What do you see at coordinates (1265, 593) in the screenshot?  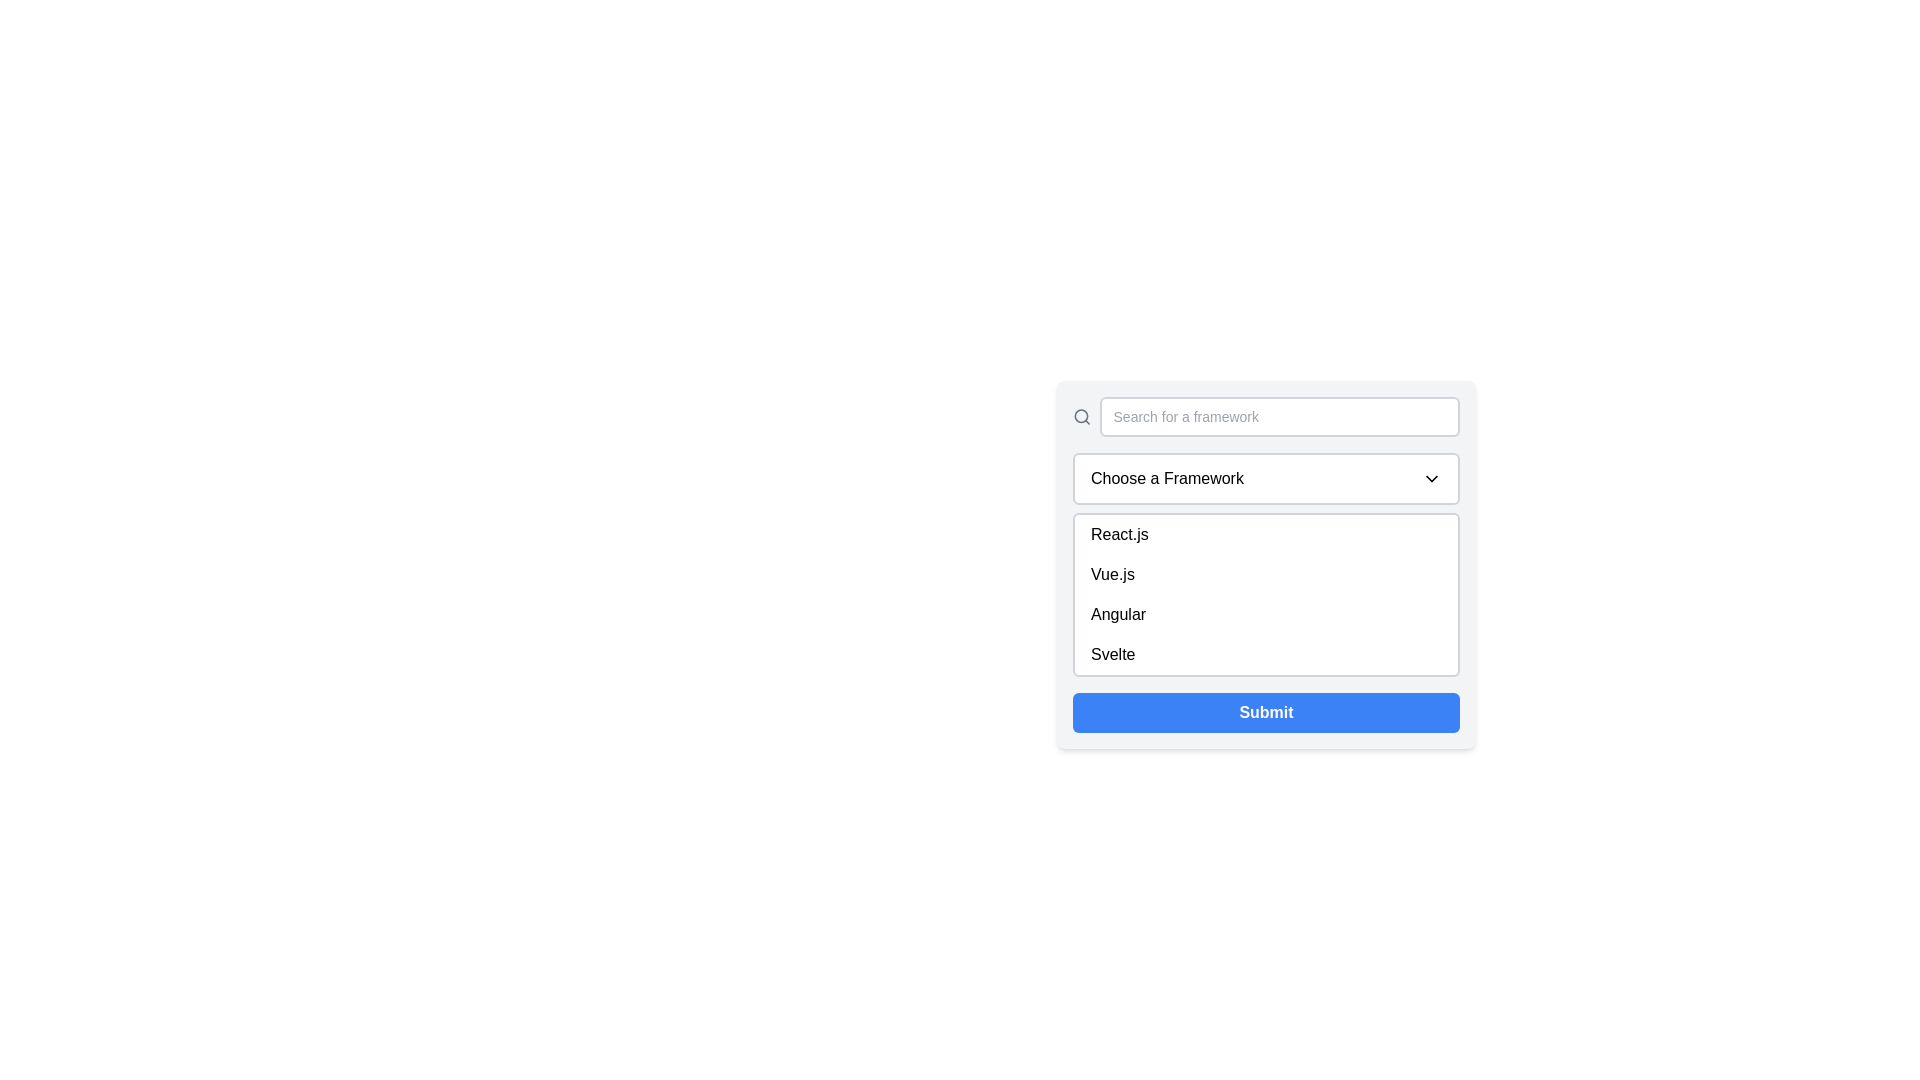 I see `an item in the scrollable dropdown selection list for programming frameworks, located beneath the 'Choose a Framework' dropdown button` at bounding box center [1265, 593].